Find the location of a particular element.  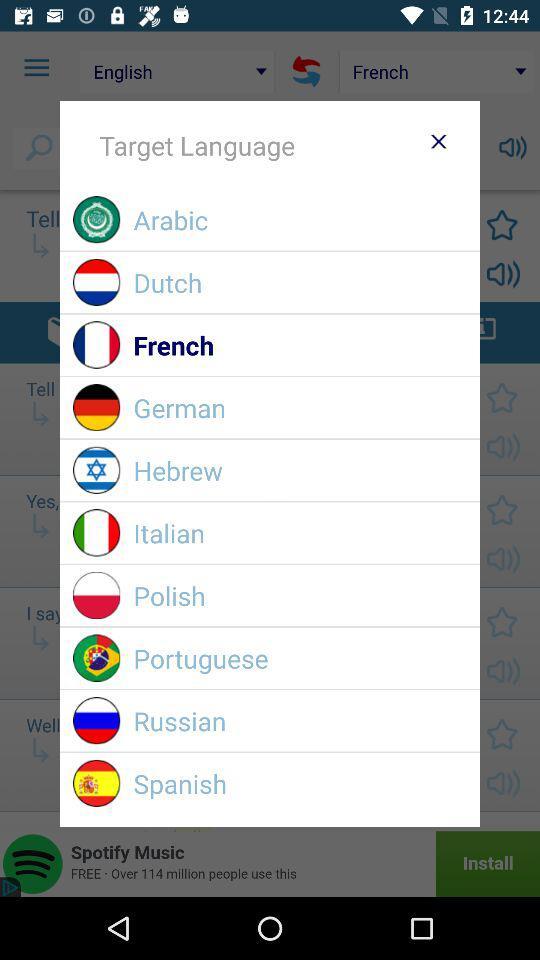

item above portuguese is located at coordinates (299, 595).